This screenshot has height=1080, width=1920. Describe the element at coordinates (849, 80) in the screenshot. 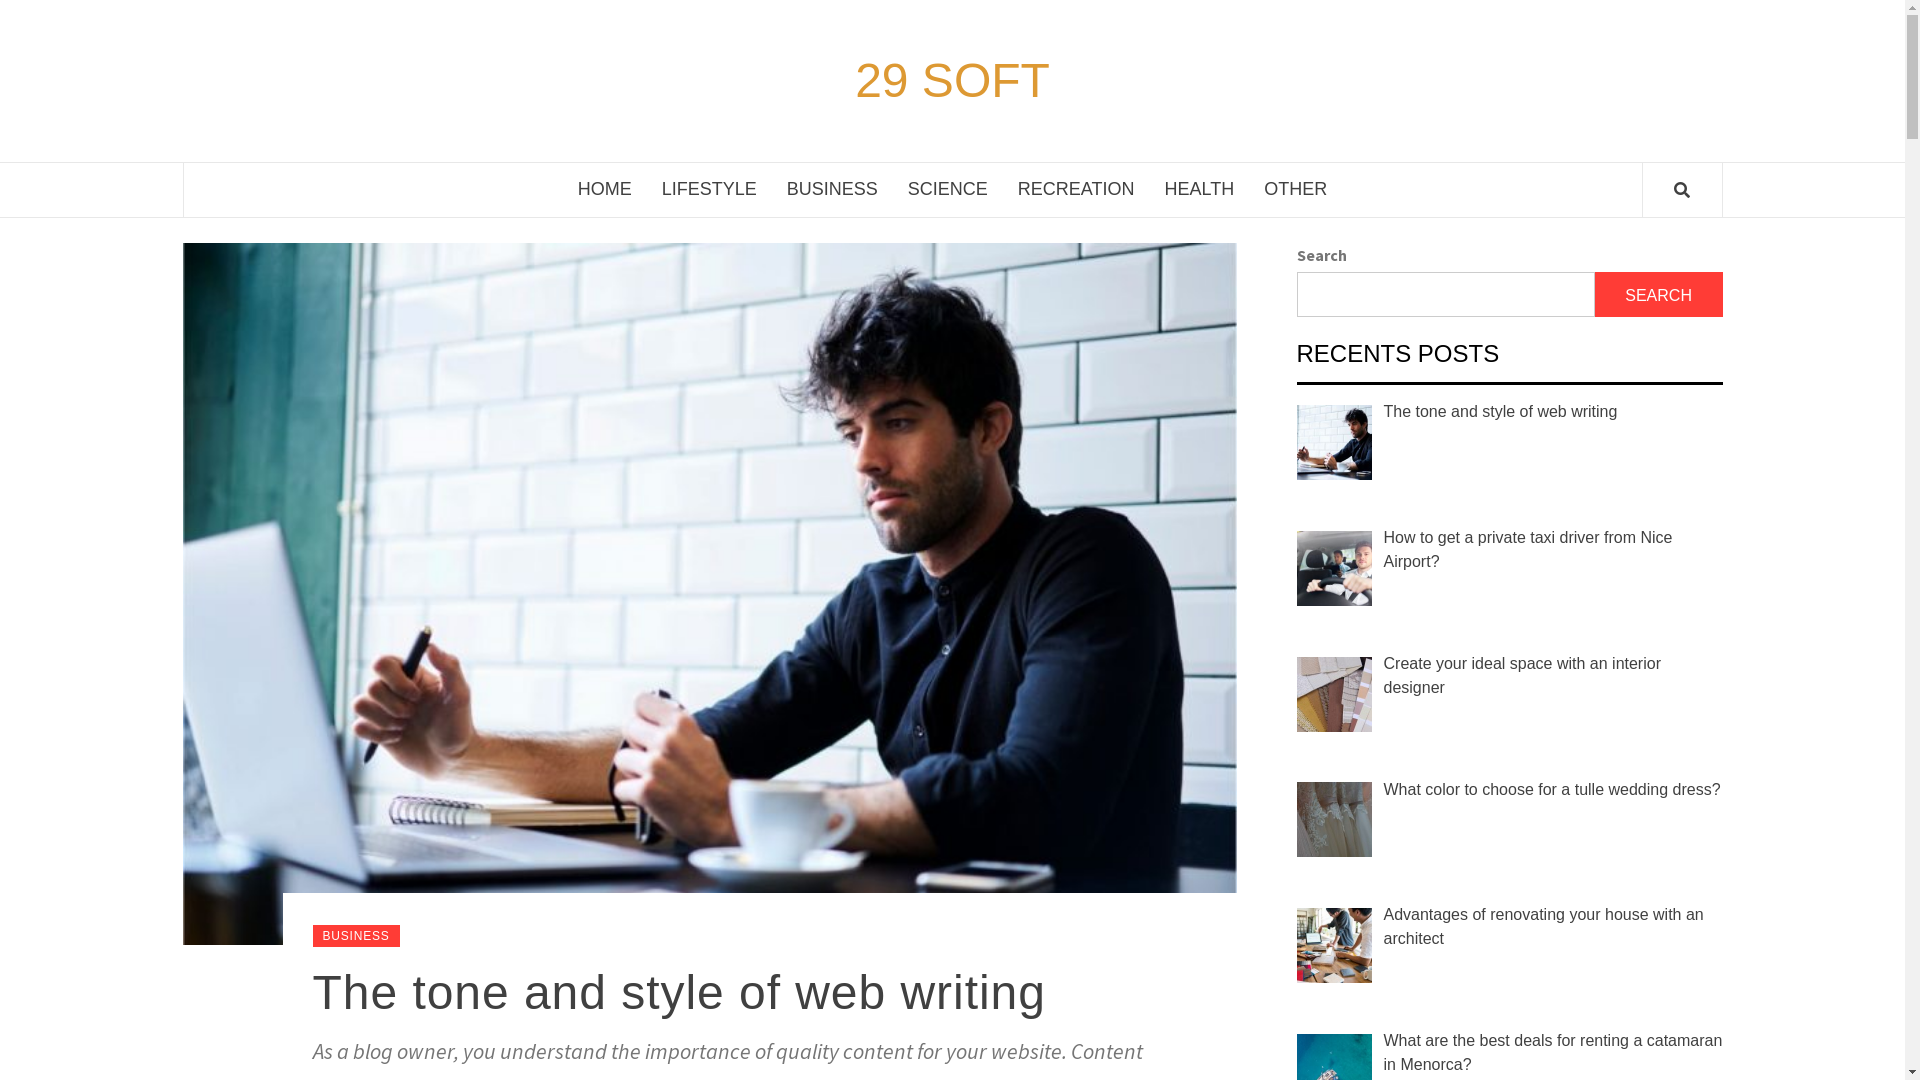

I see `'29 SOFT'` at that location.